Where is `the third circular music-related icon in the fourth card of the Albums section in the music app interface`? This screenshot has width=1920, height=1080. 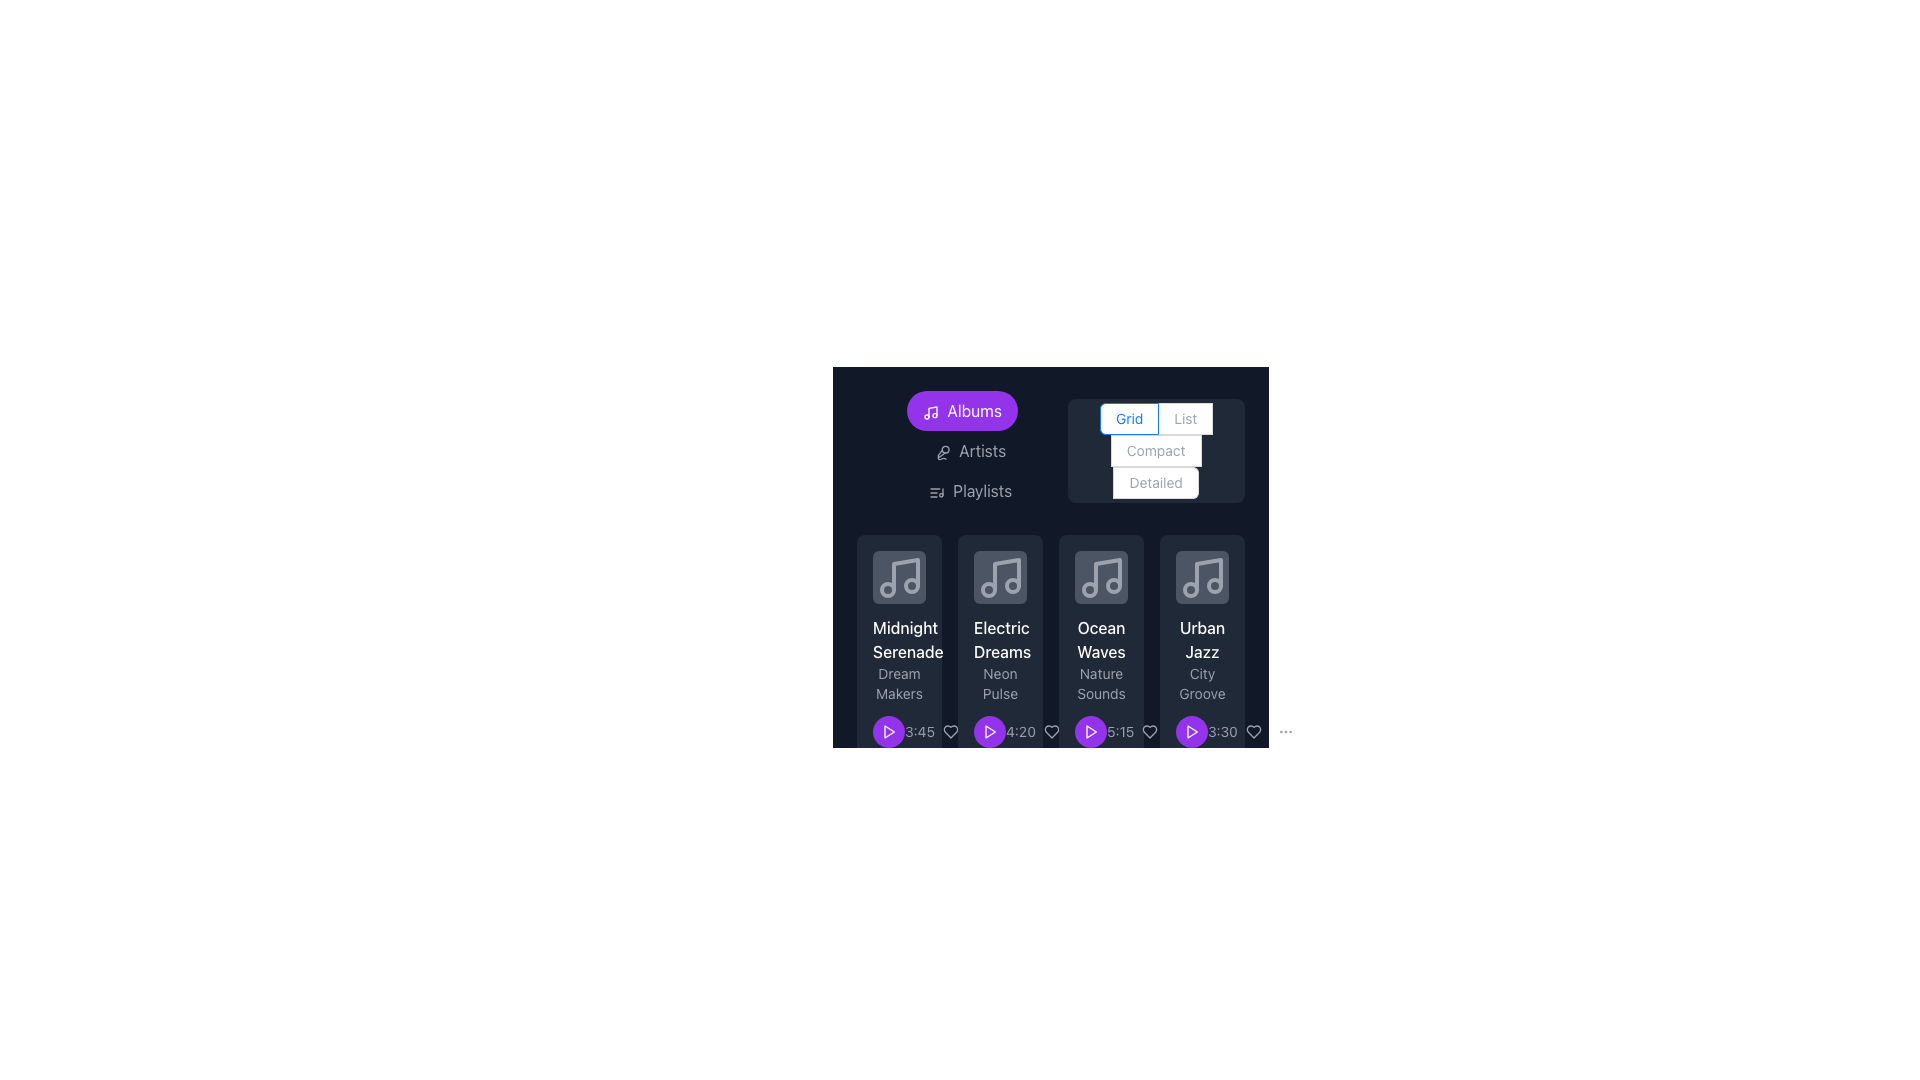
the third circular music-related icon in the fourth card of the Albums section in the music app interface is located at coordinates (1213, 585).